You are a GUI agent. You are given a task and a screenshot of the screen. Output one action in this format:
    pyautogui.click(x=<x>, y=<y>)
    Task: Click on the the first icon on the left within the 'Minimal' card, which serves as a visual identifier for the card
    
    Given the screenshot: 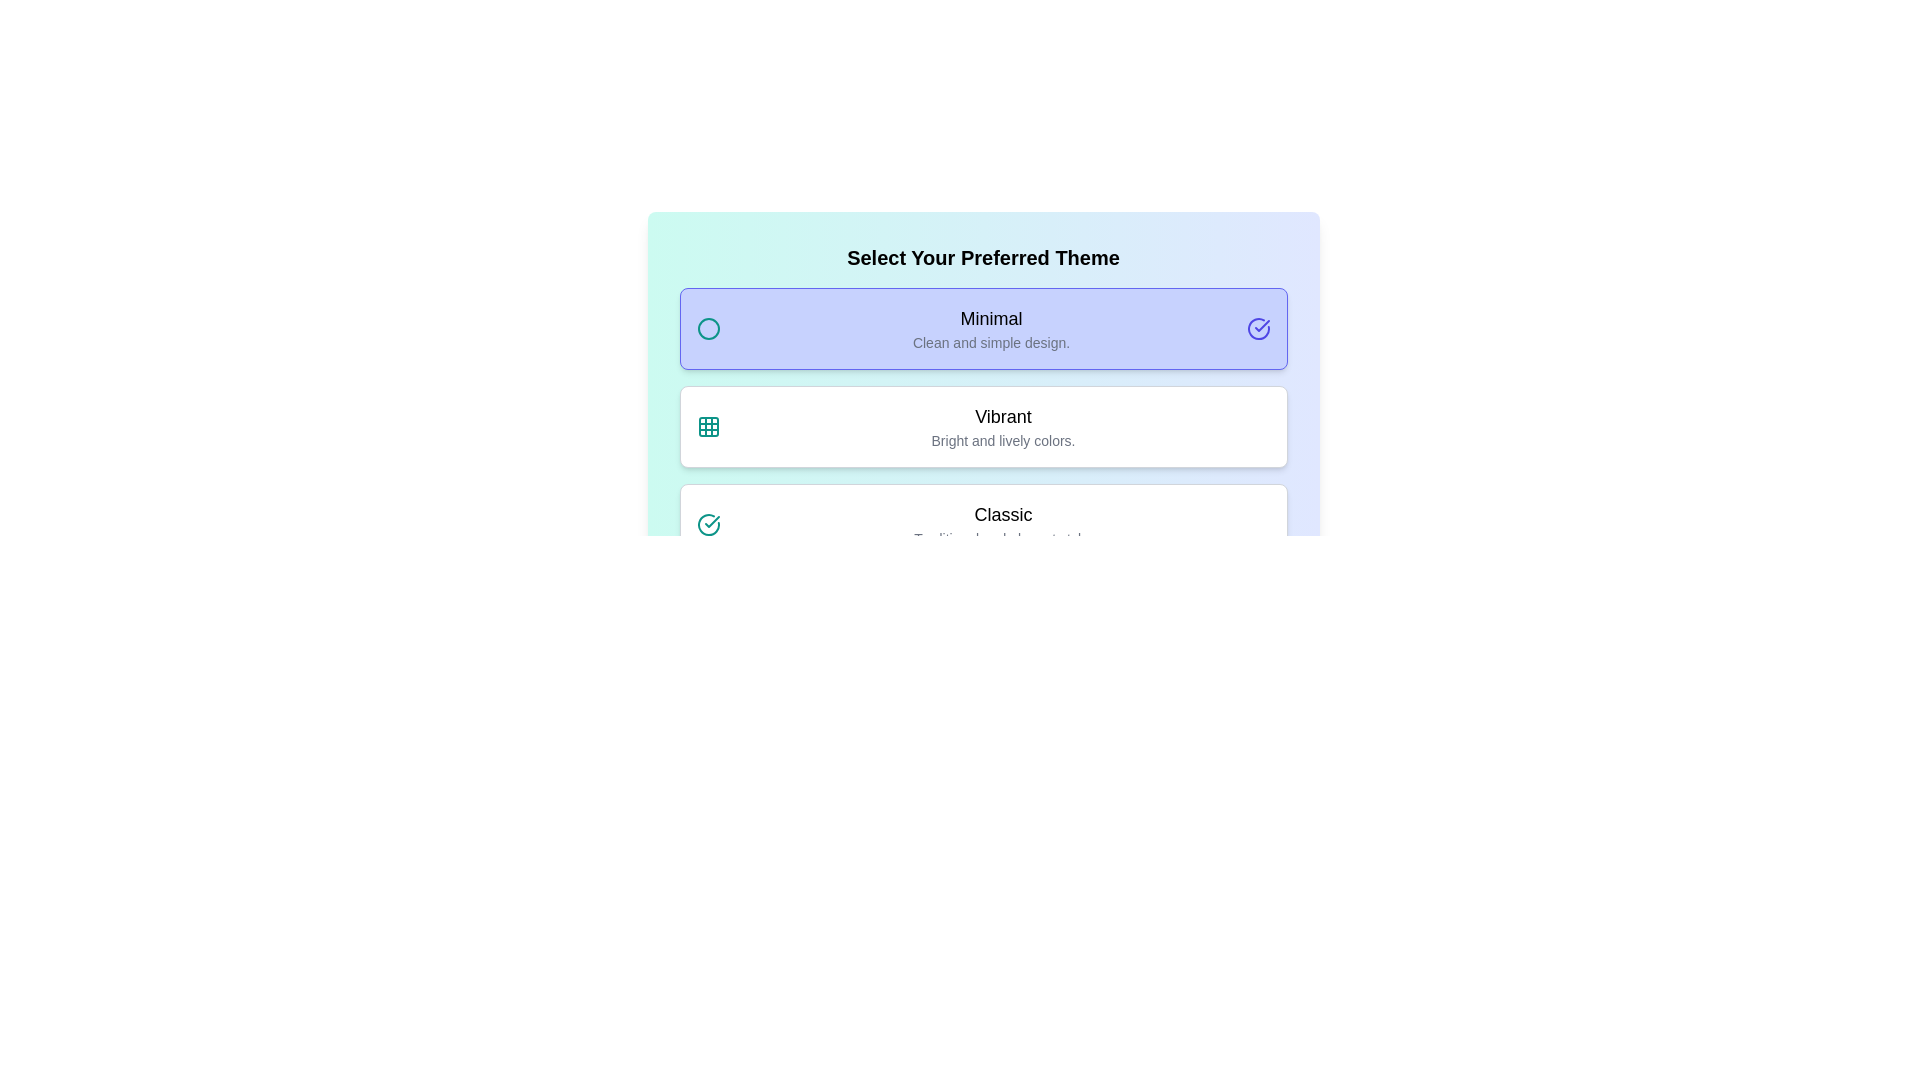 What is the action you would take?
    pyautogui.click(x=708, y=327)
    